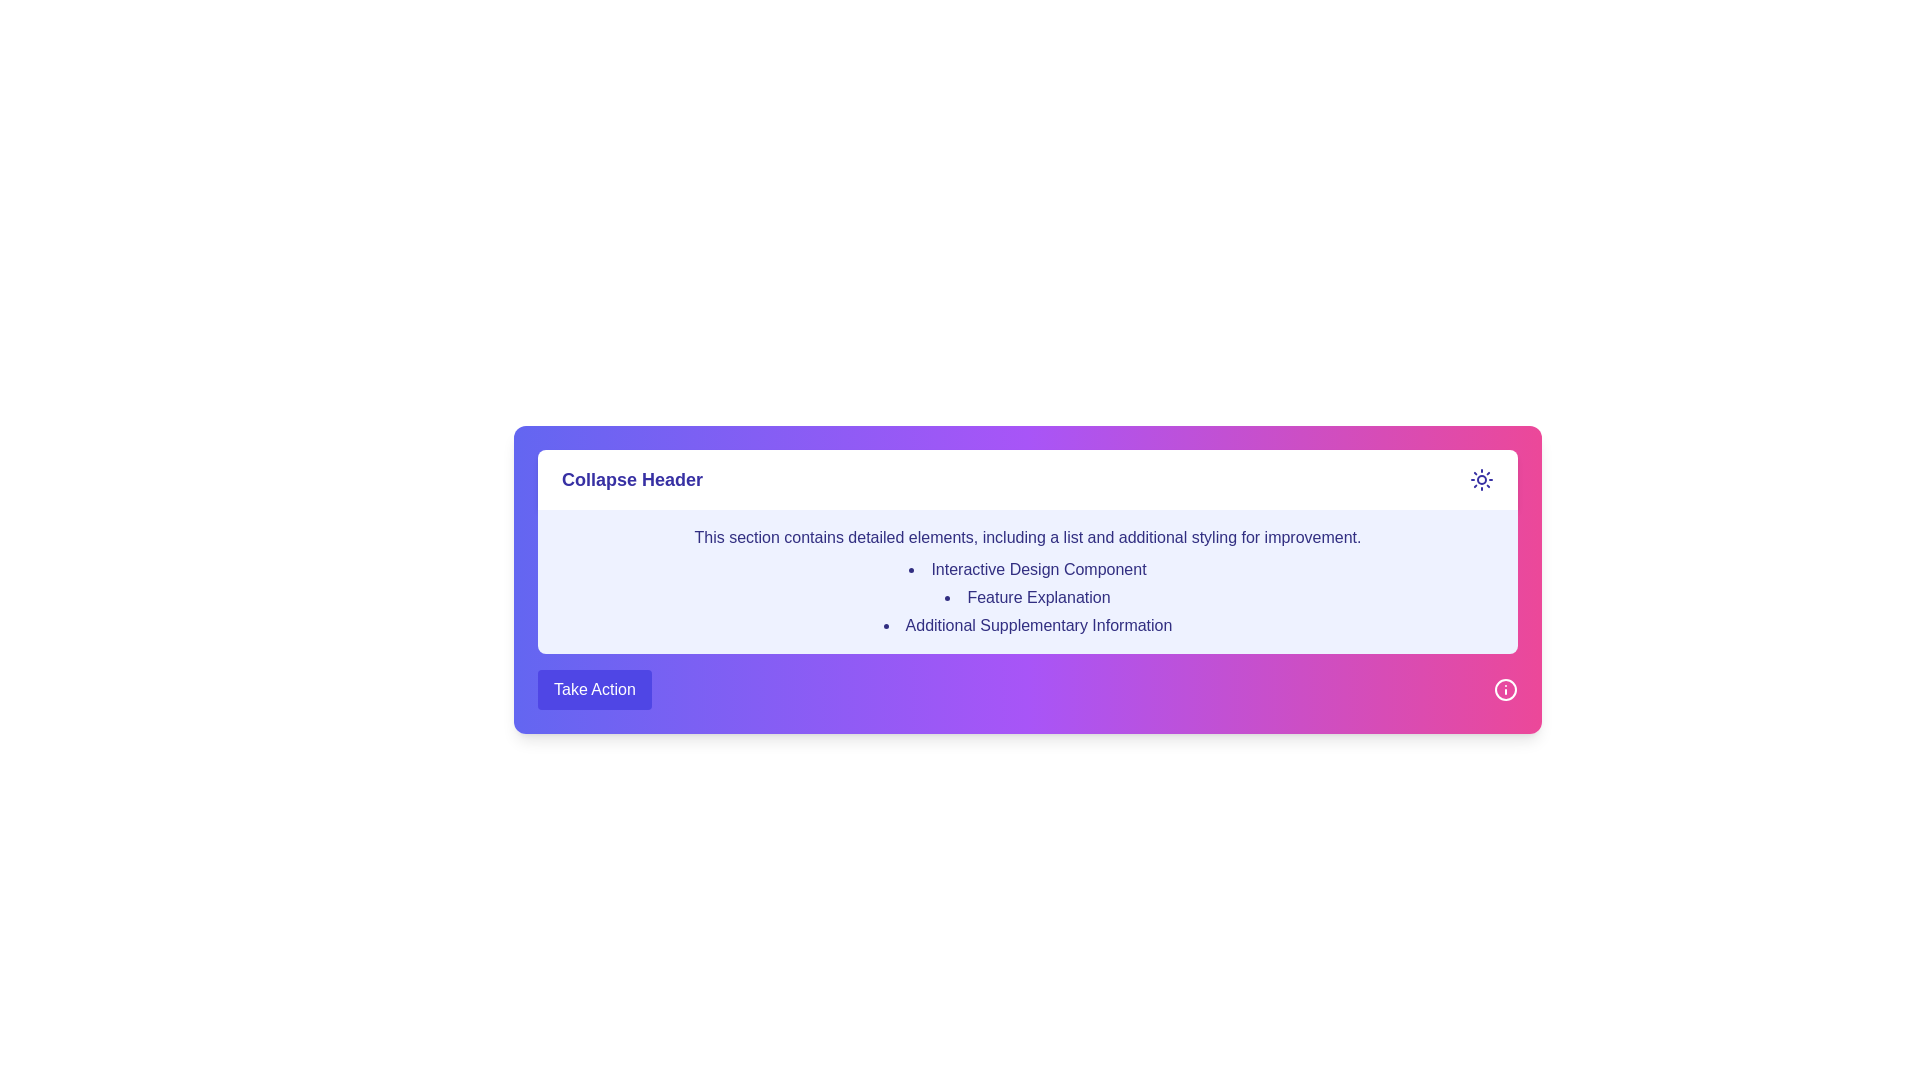 Image resolution: width=1920 pixels, height=1080 pixels. What do you see at coordinates (1506, 689) in the screenshot?
I see `the circular icon with a white outline and pink background, containing an information symbol in white, located at the bottom-right corner of the section for more details` at bounding box center [1506, 689].